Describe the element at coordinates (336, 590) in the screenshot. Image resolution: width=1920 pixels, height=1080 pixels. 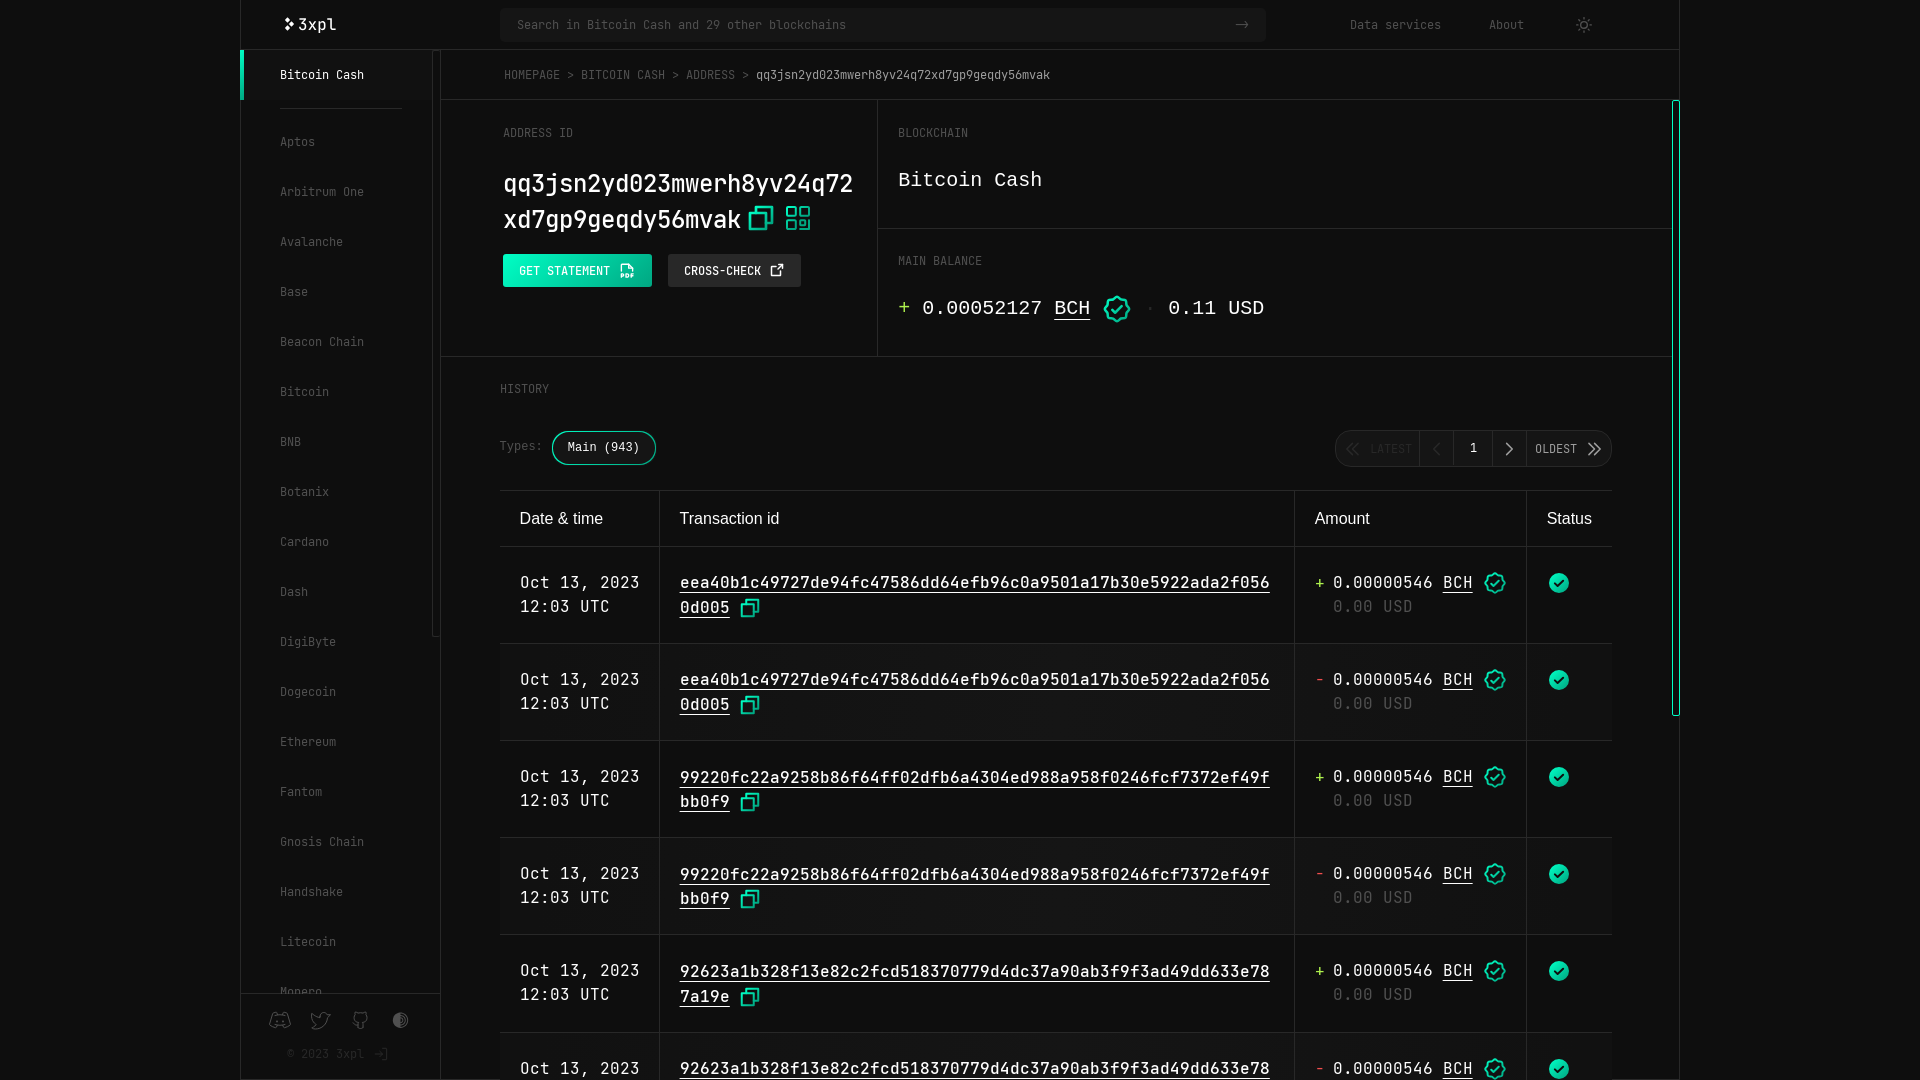
I see `'Dash'` at that location.